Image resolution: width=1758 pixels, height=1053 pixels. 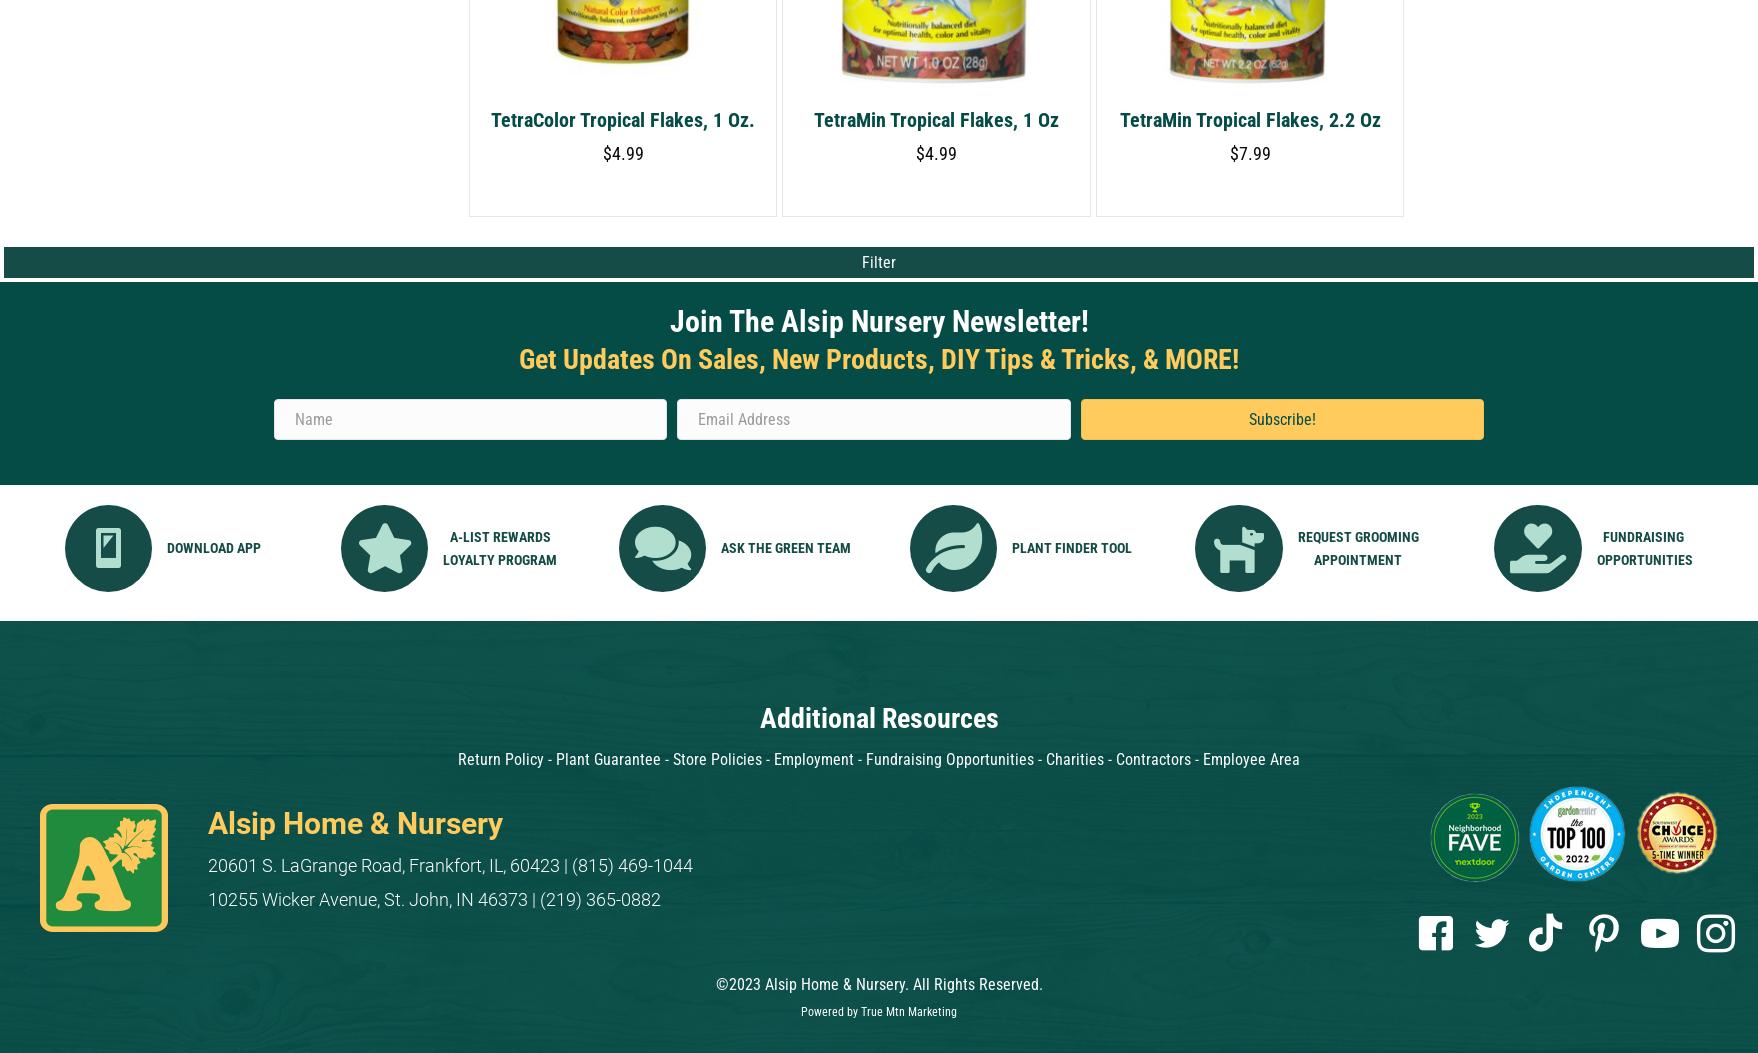 I want to click on 'Employment', so click(x=812, y=758).